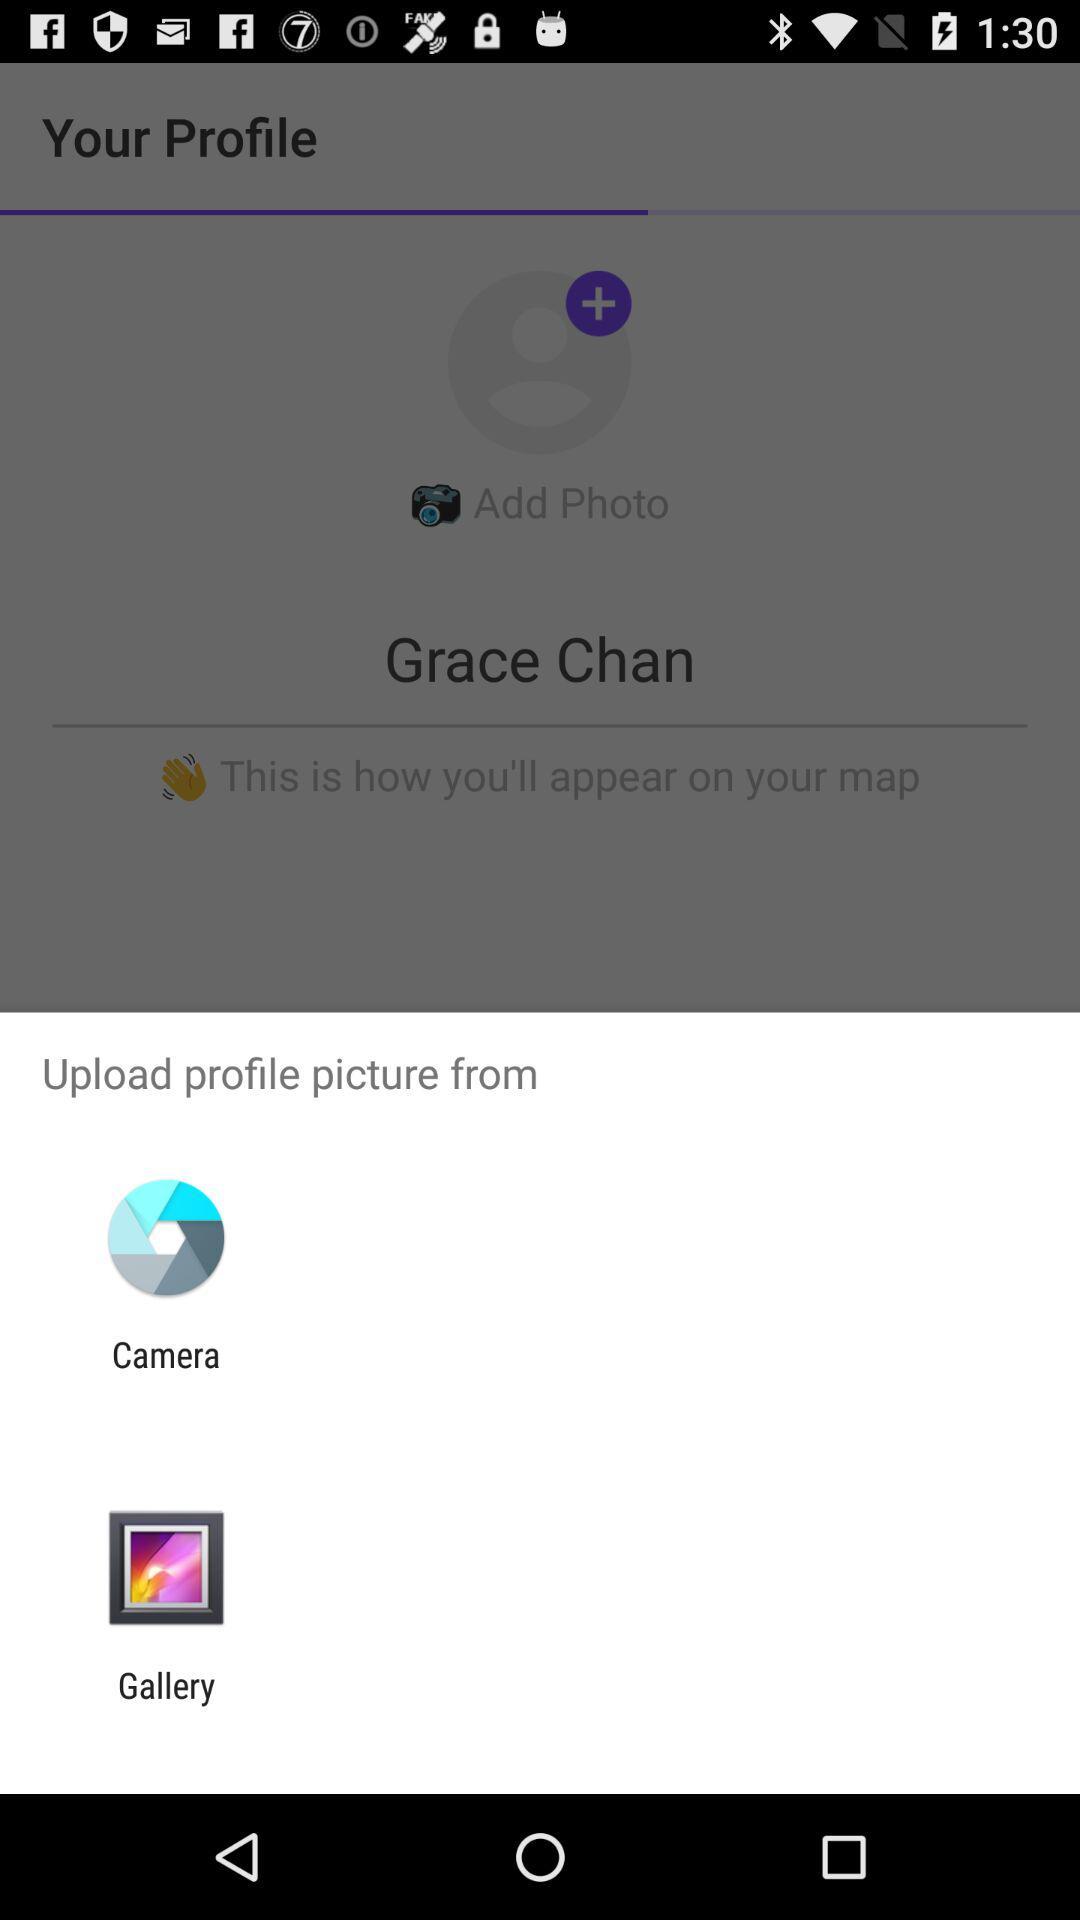 The image size is (1080, 1920). What do you see at coordinates (165, 1374) in the screenshot?
I see `camera item` at bounding box center [165, 1374].